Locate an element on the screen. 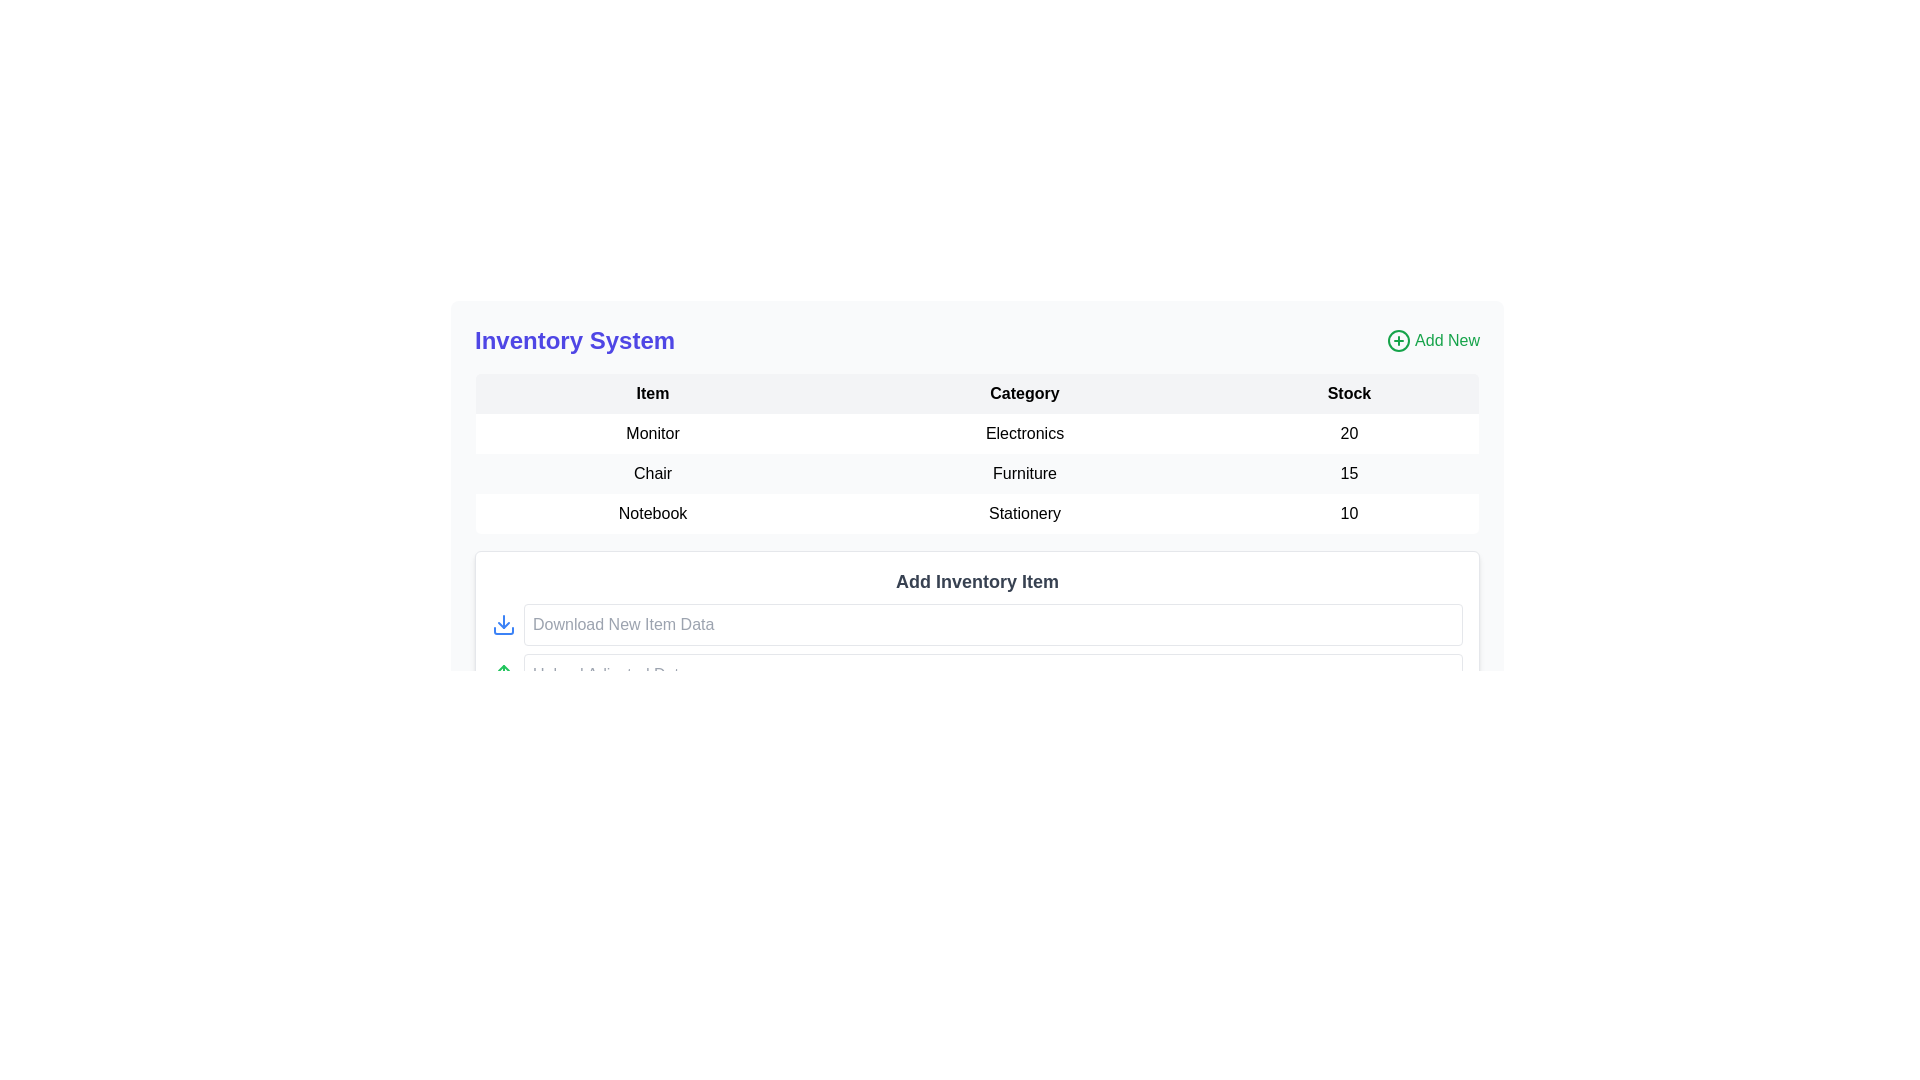  the text label representing the name of an inventory item located in the top row under the 'Item' column of the table is located at coordinates (652, 433).